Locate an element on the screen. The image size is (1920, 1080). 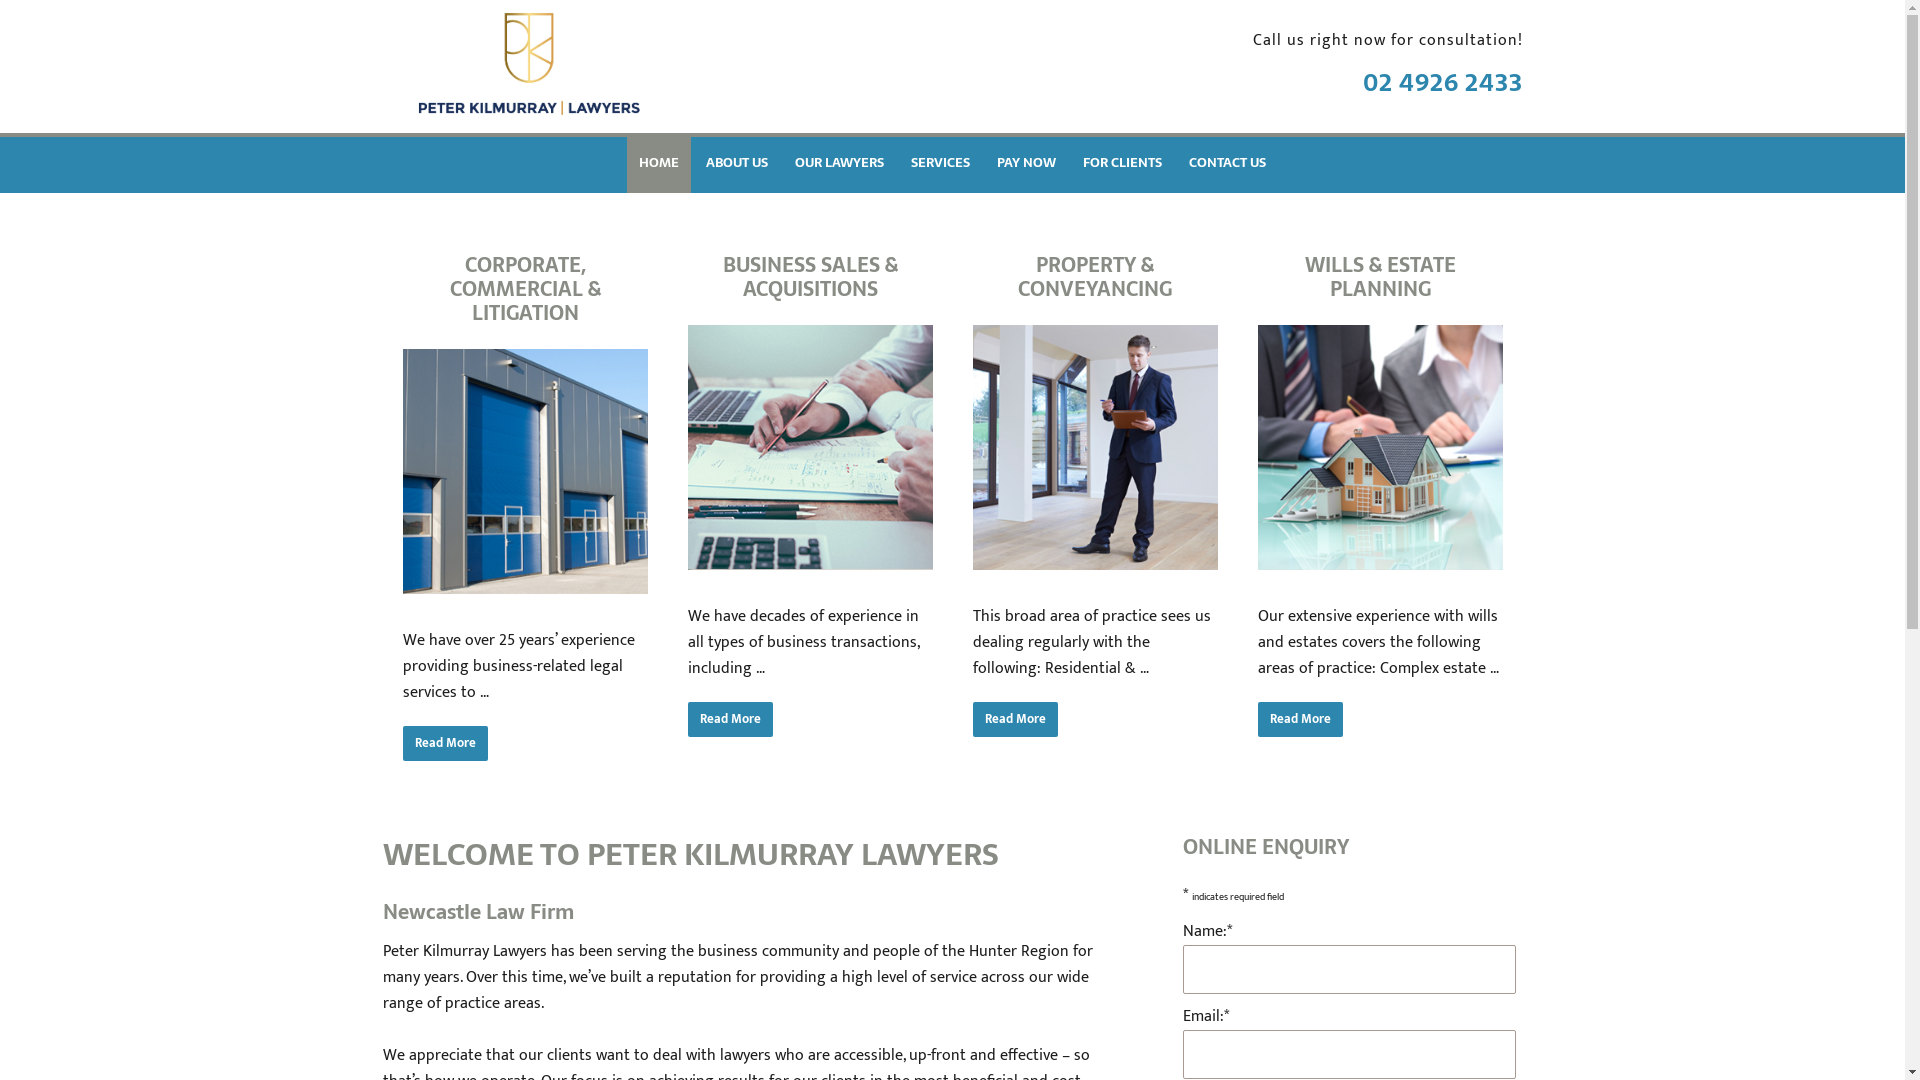
'CONTACT US' is located at coordinates (1226, 161).